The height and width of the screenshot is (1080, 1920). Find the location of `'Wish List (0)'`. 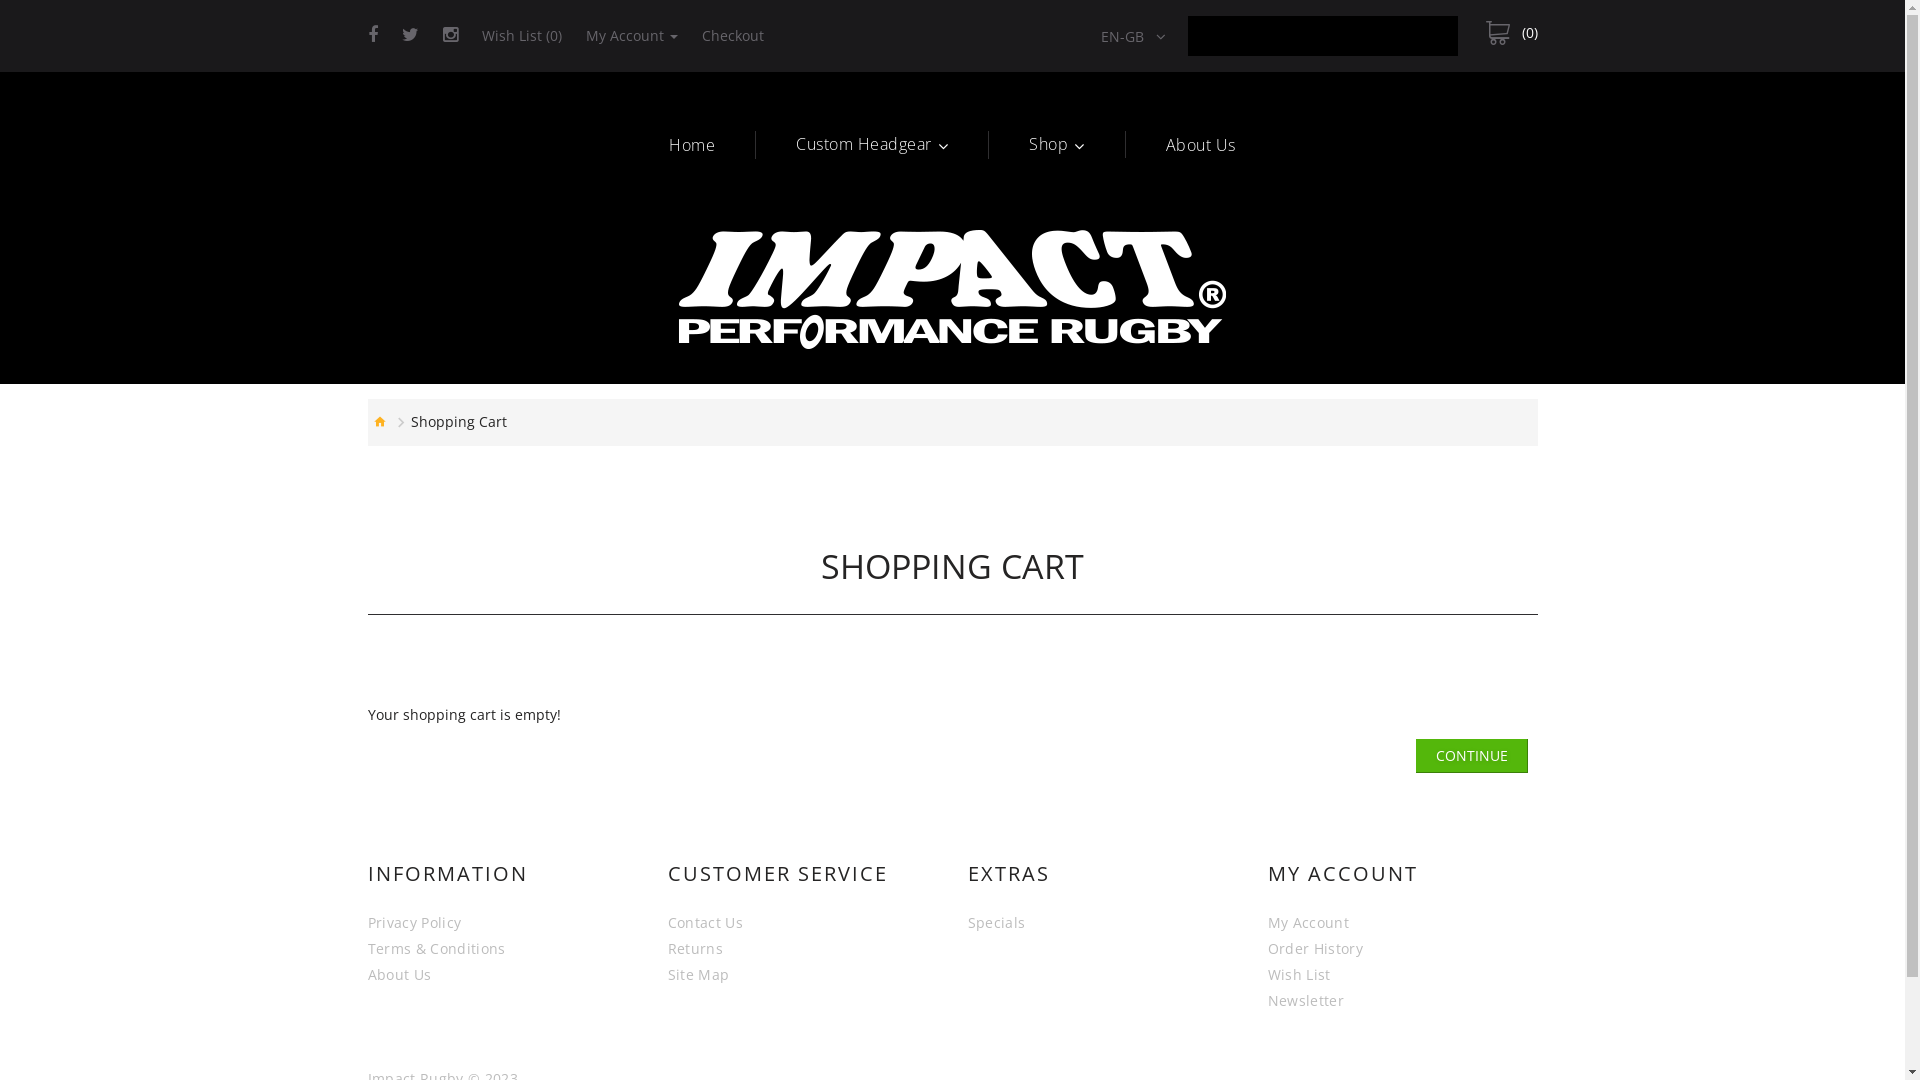

'Wish List (0)' is located at coordinates (522, 35).